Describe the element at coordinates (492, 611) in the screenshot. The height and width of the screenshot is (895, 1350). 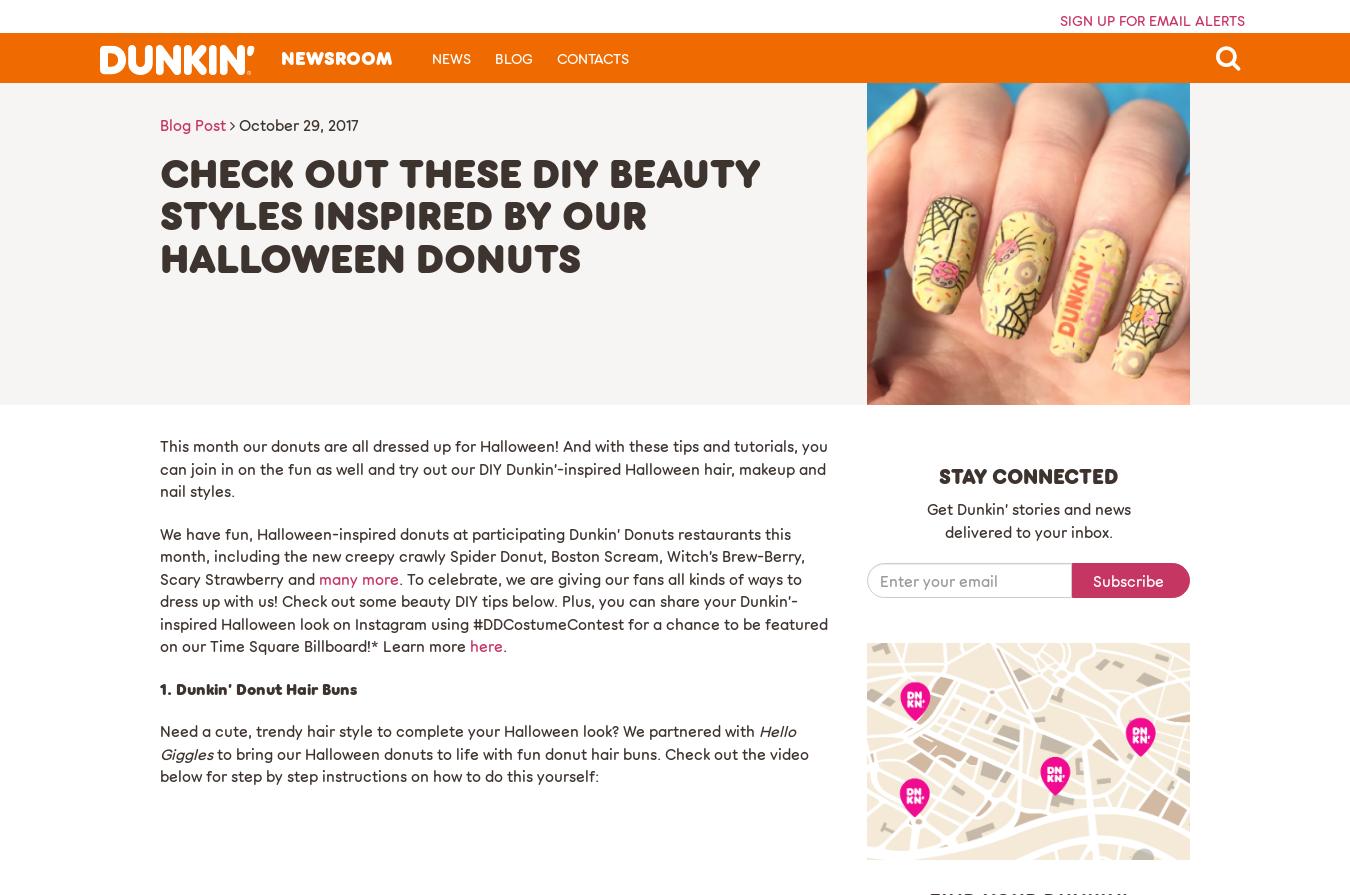
I see `'. To celebrate, we are giving our fans all kinds of ways to dress up with us! Check out some beauty DIY tips below. Plus, you can share your Dunkin’-inspired Halloween look on Instagram using #DDCostumeContest for a chance to be featured on our Time Square Billboard!* Learn more'` at that location.